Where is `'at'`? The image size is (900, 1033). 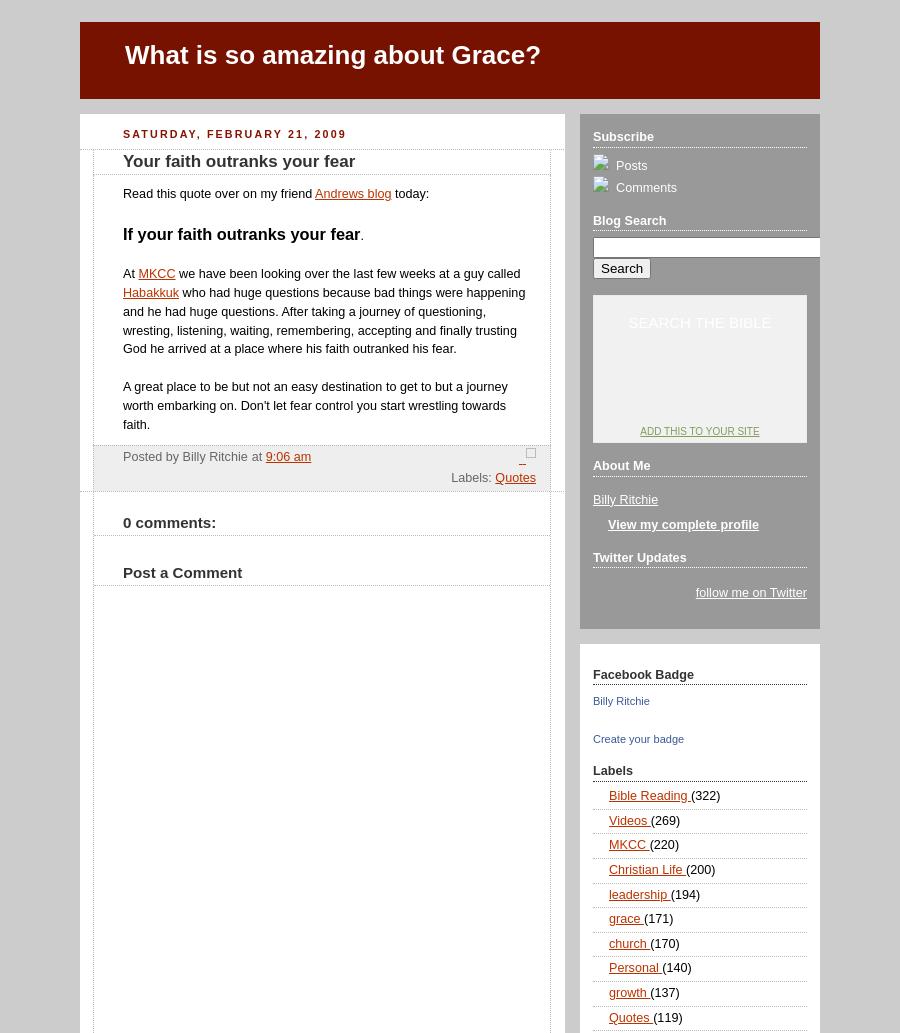
'at' is located at coordinates (257, 456).